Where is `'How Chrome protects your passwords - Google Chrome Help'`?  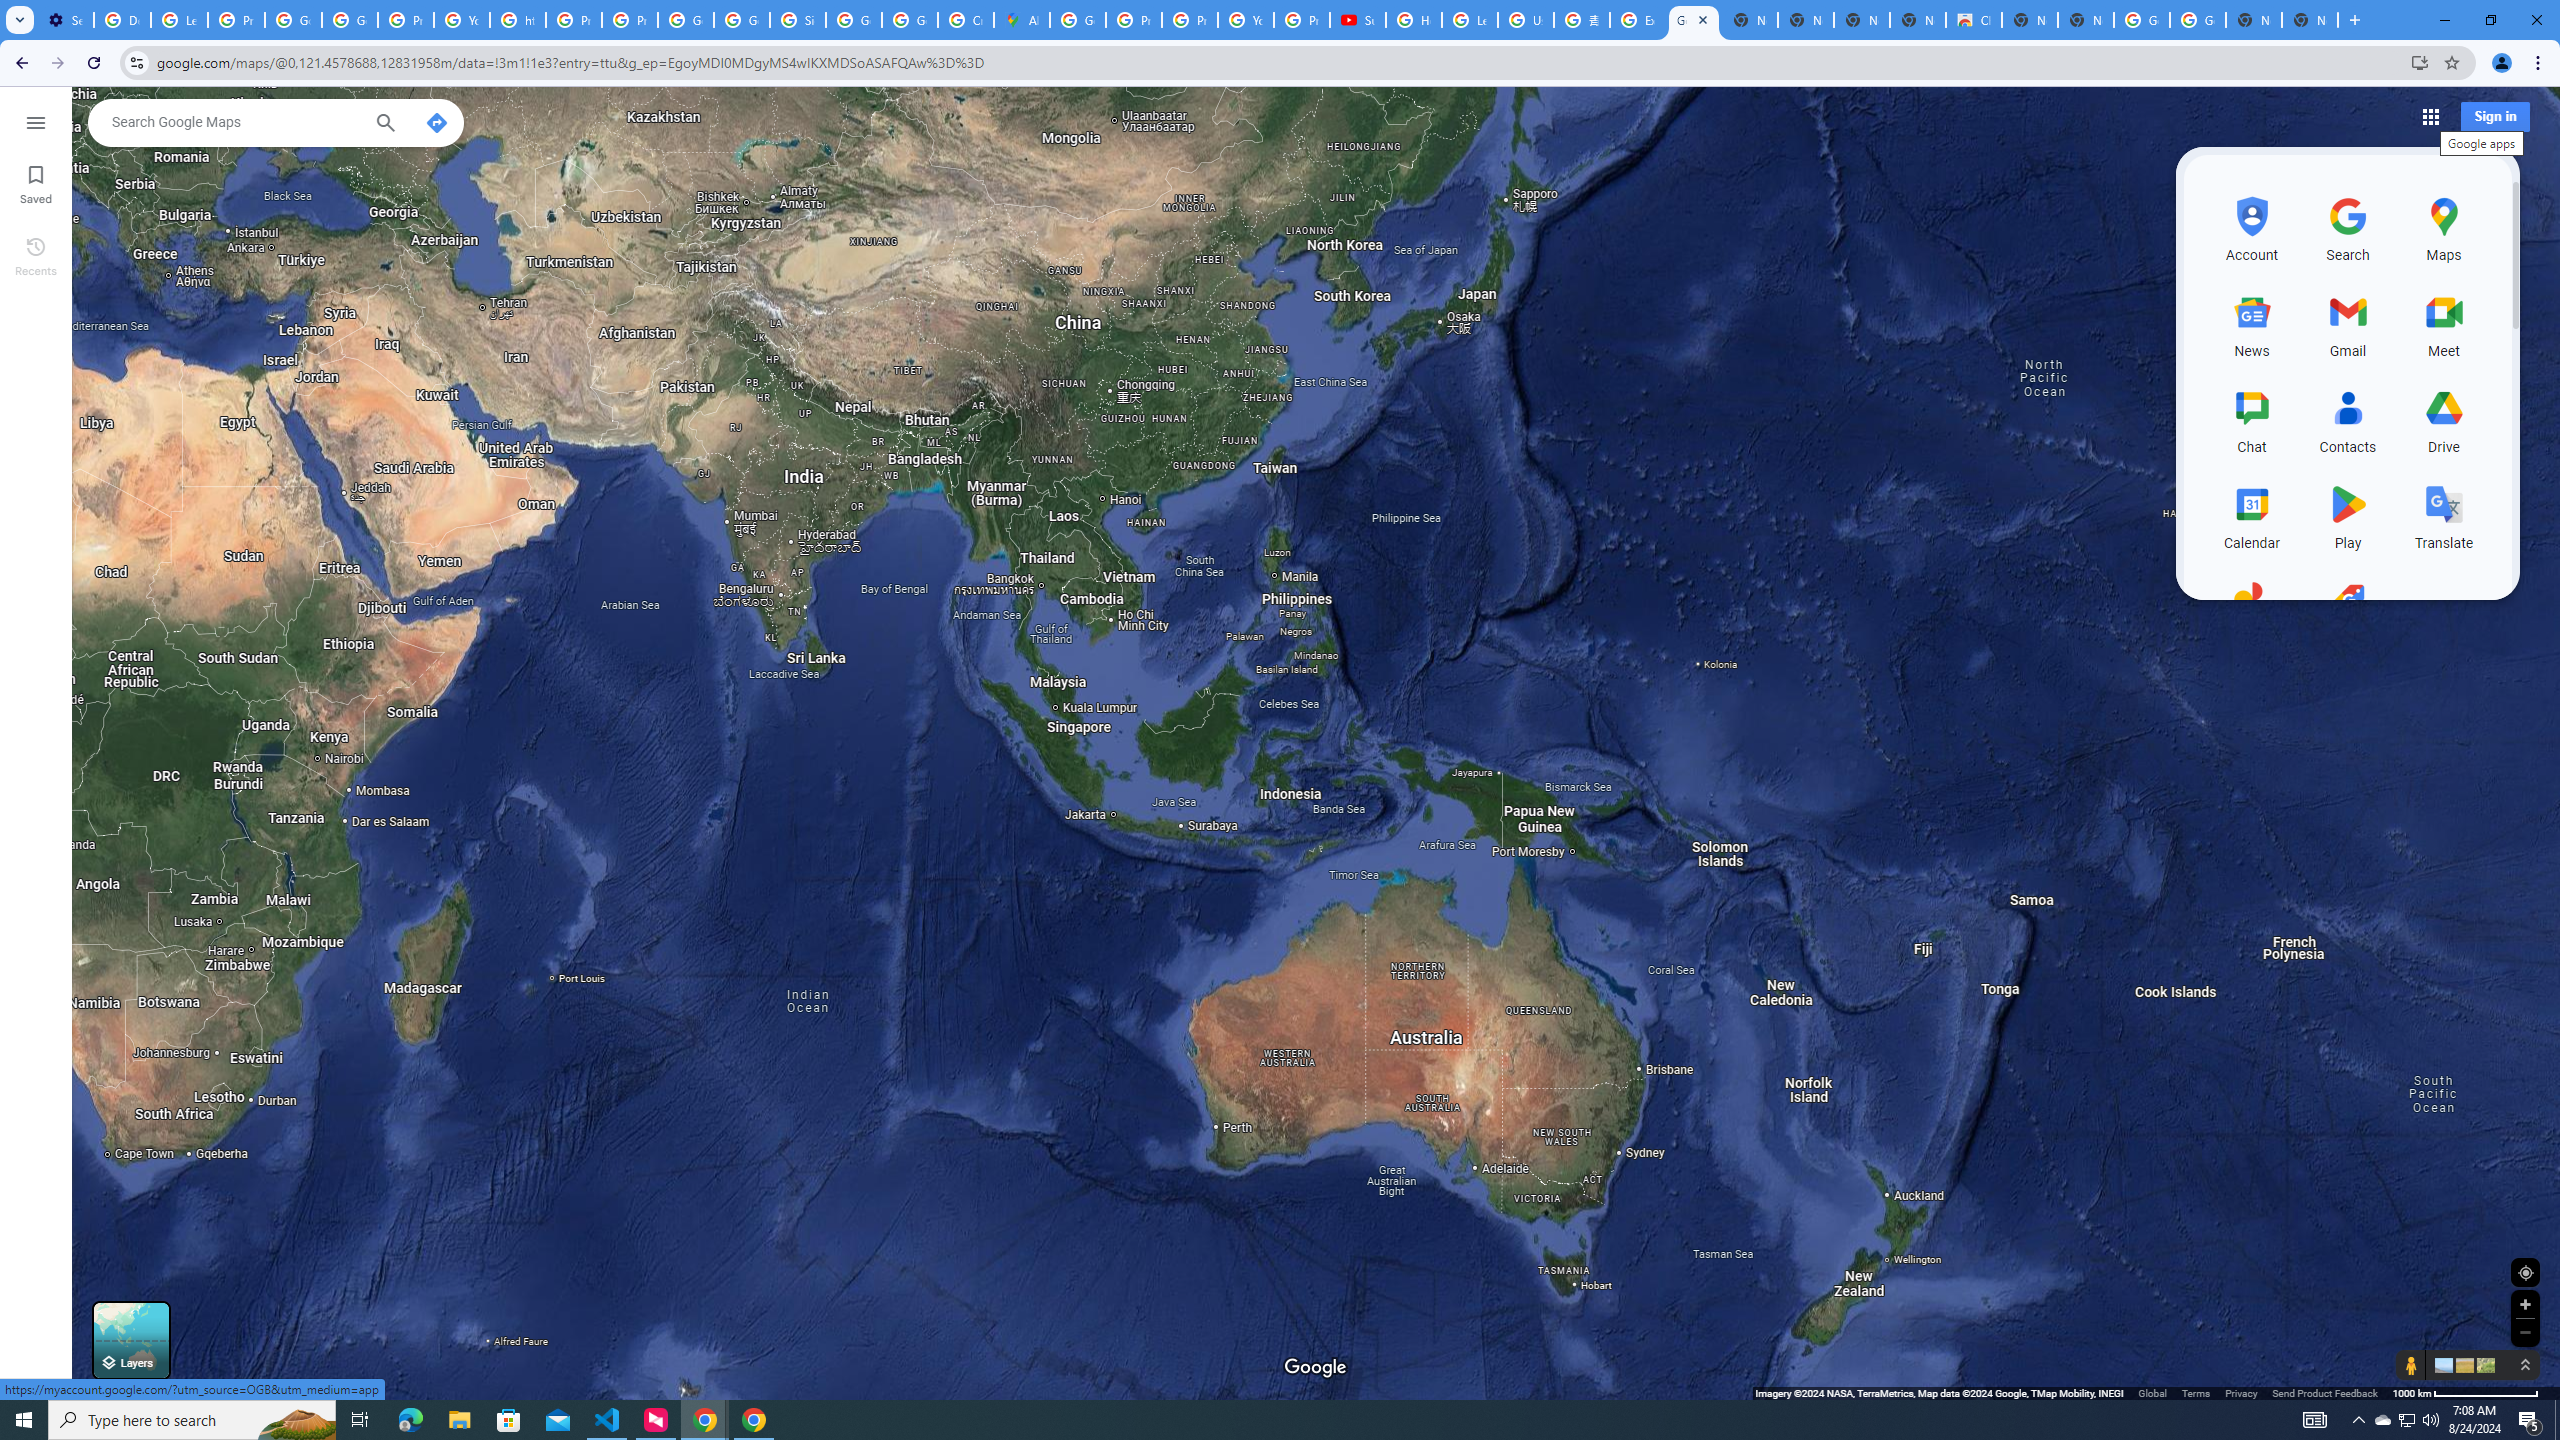 'How Chrome protects your passwords - Google Chrome Help' is located at coordinates (1414, 19).